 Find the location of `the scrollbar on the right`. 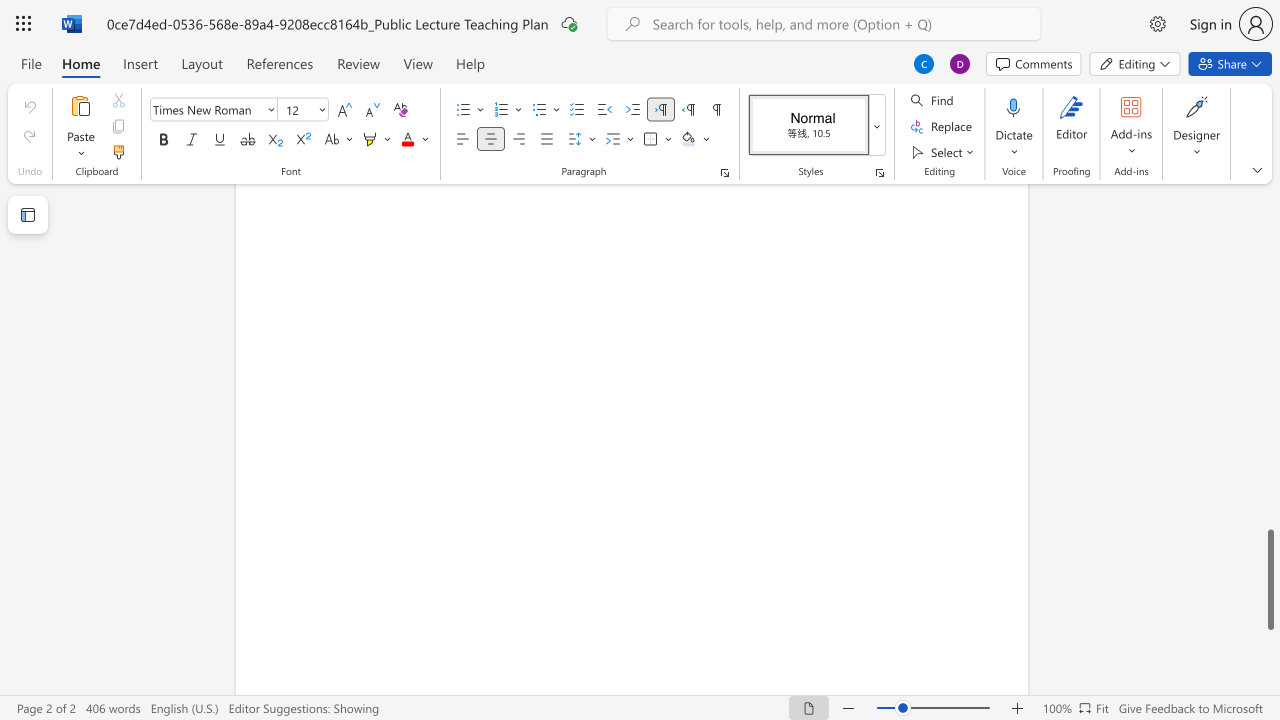

the scrollbar on the right is located at coordinates (1269, 210).